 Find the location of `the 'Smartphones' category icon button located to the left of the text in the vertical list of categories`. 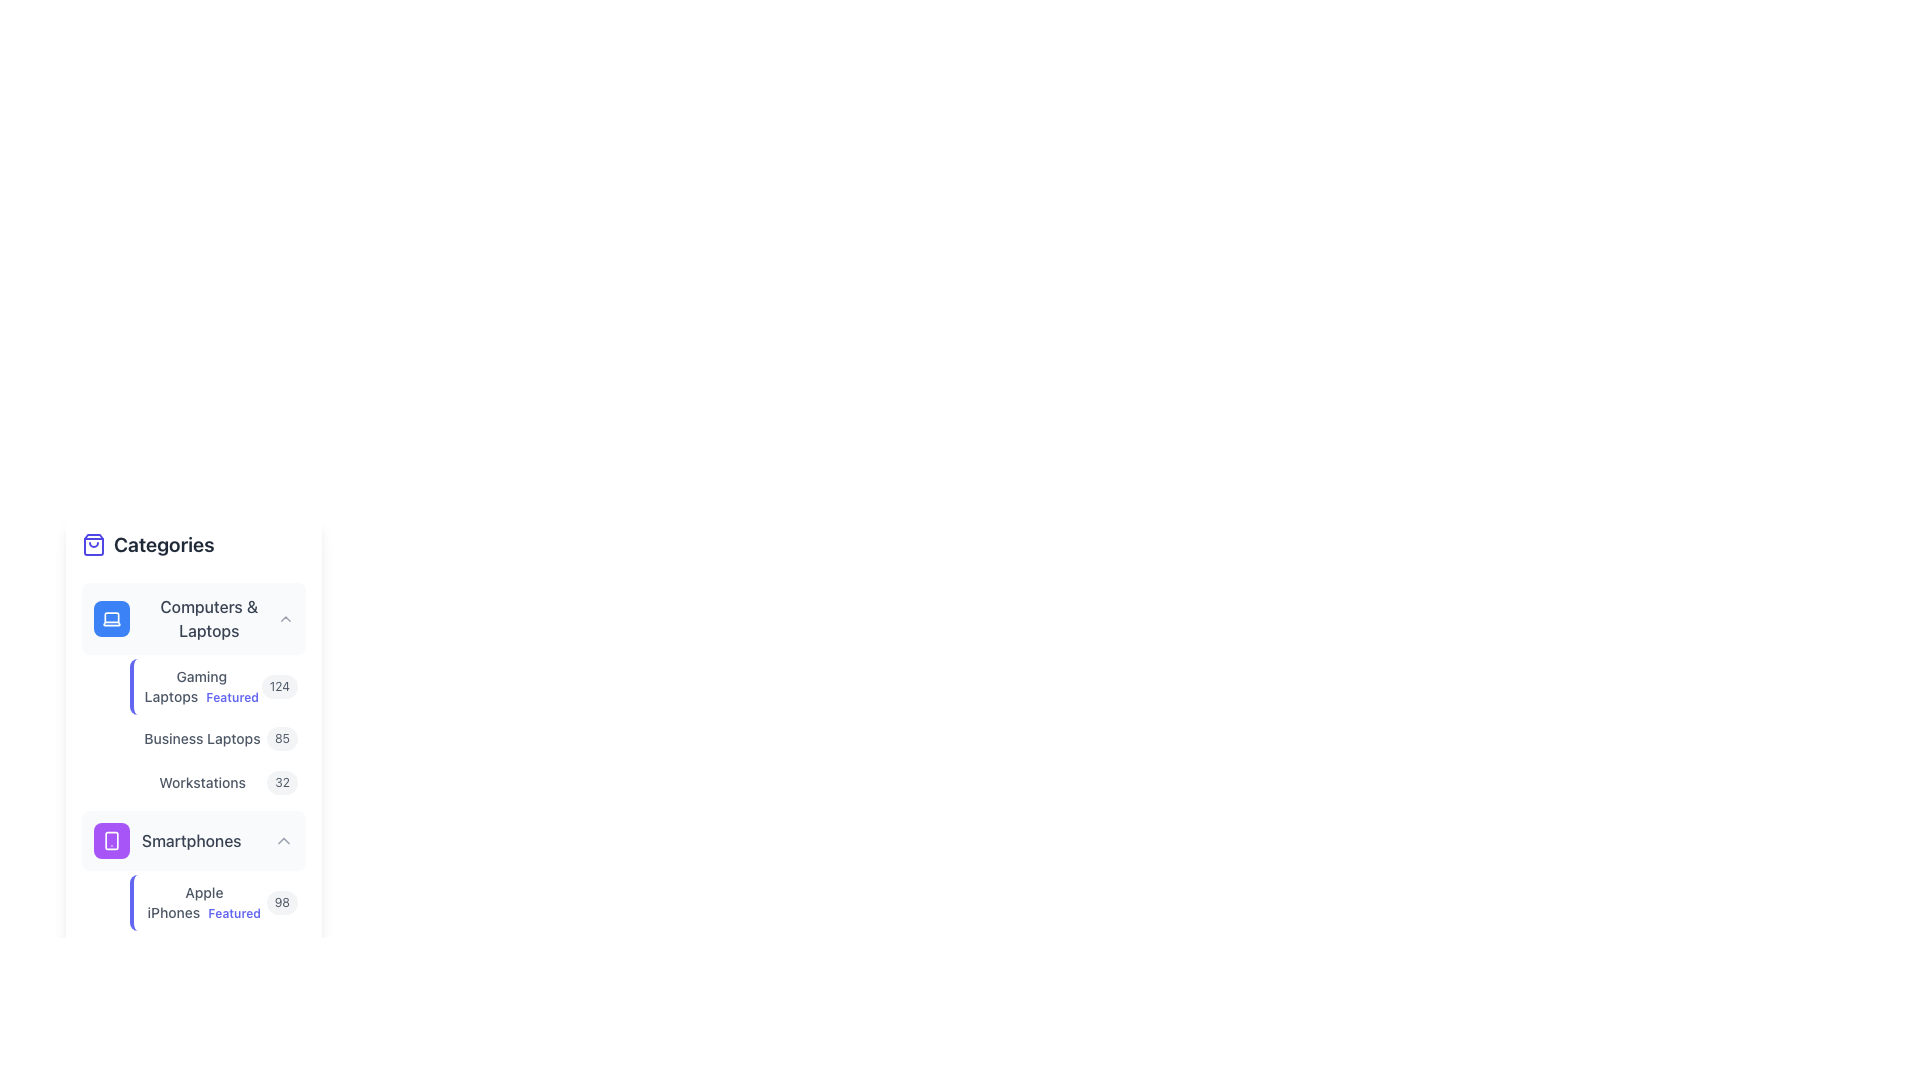

the 'Smartphones' category icon button located to the left of the text in the vertical list of categories is located at coordinates (110, 840).